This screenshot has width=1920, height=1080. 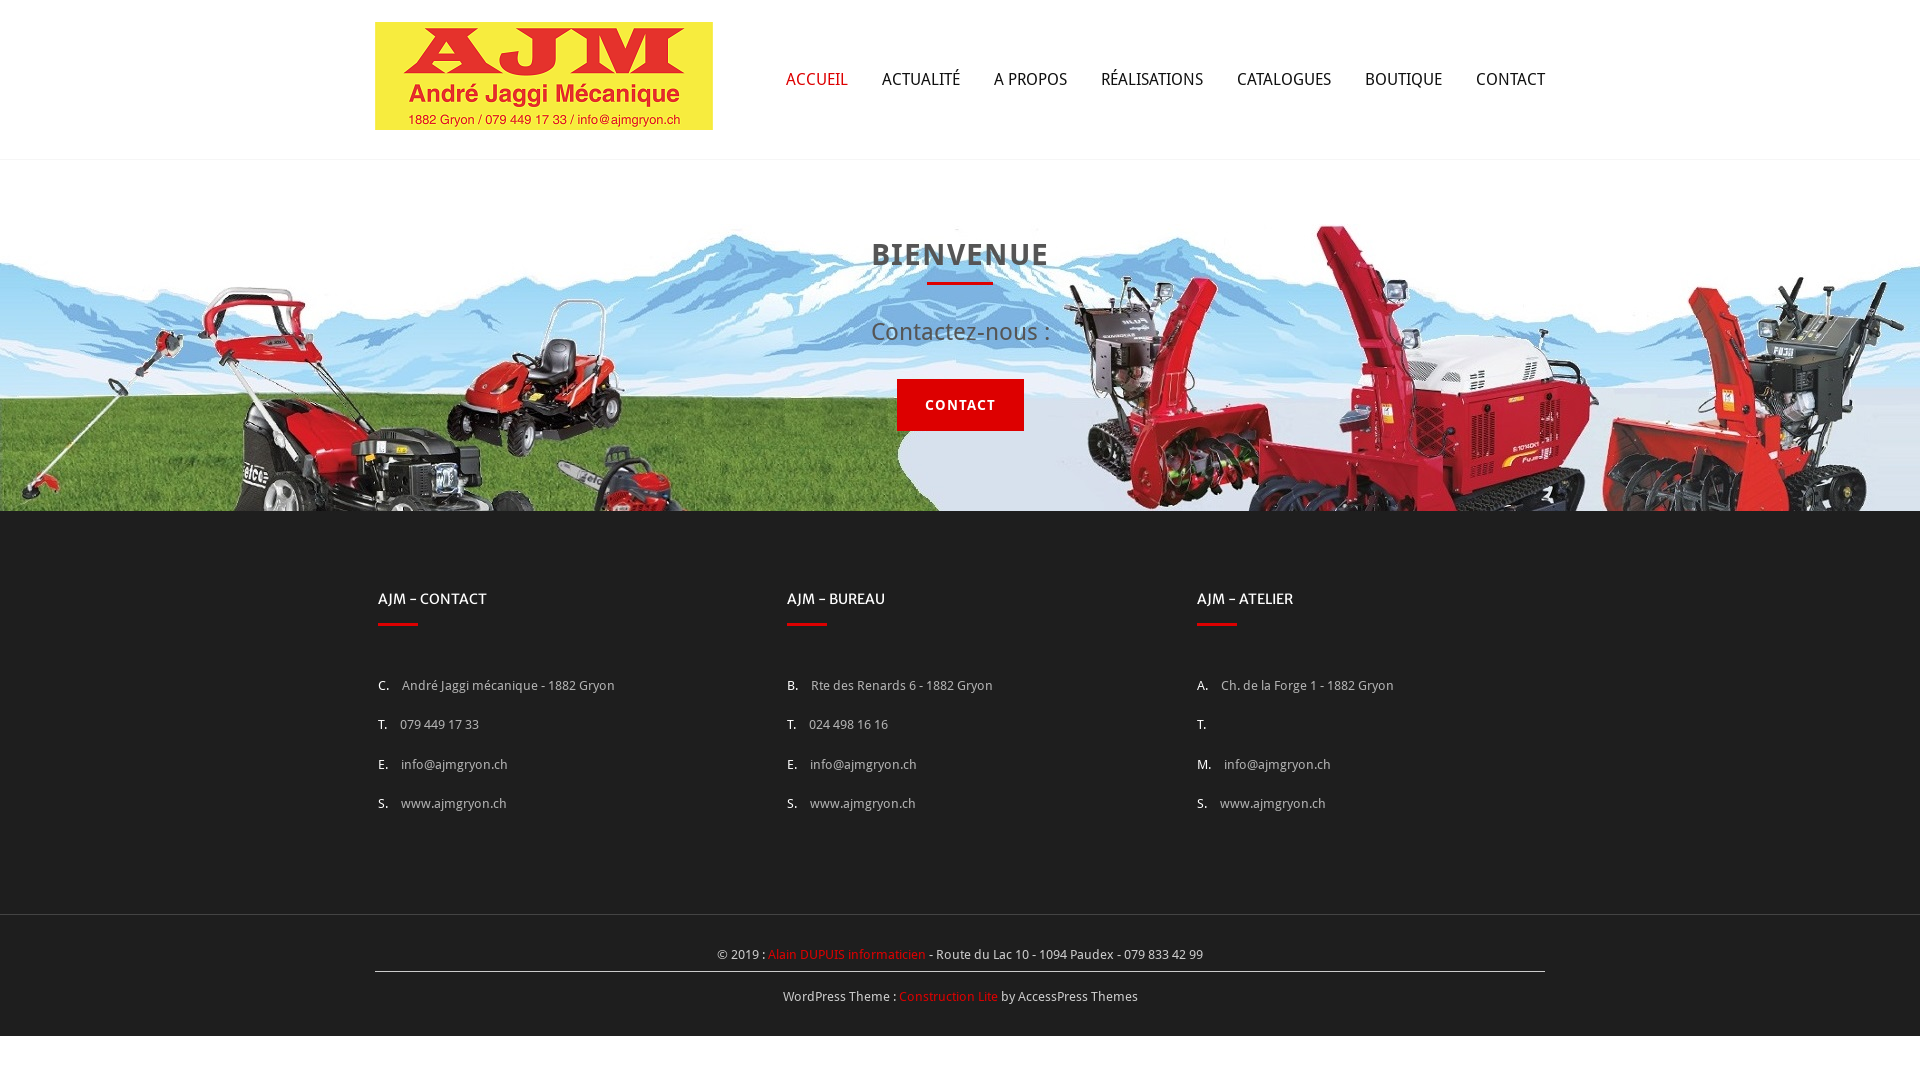 I want to click on 'ACCUEIL', so click(x=816, y=77).